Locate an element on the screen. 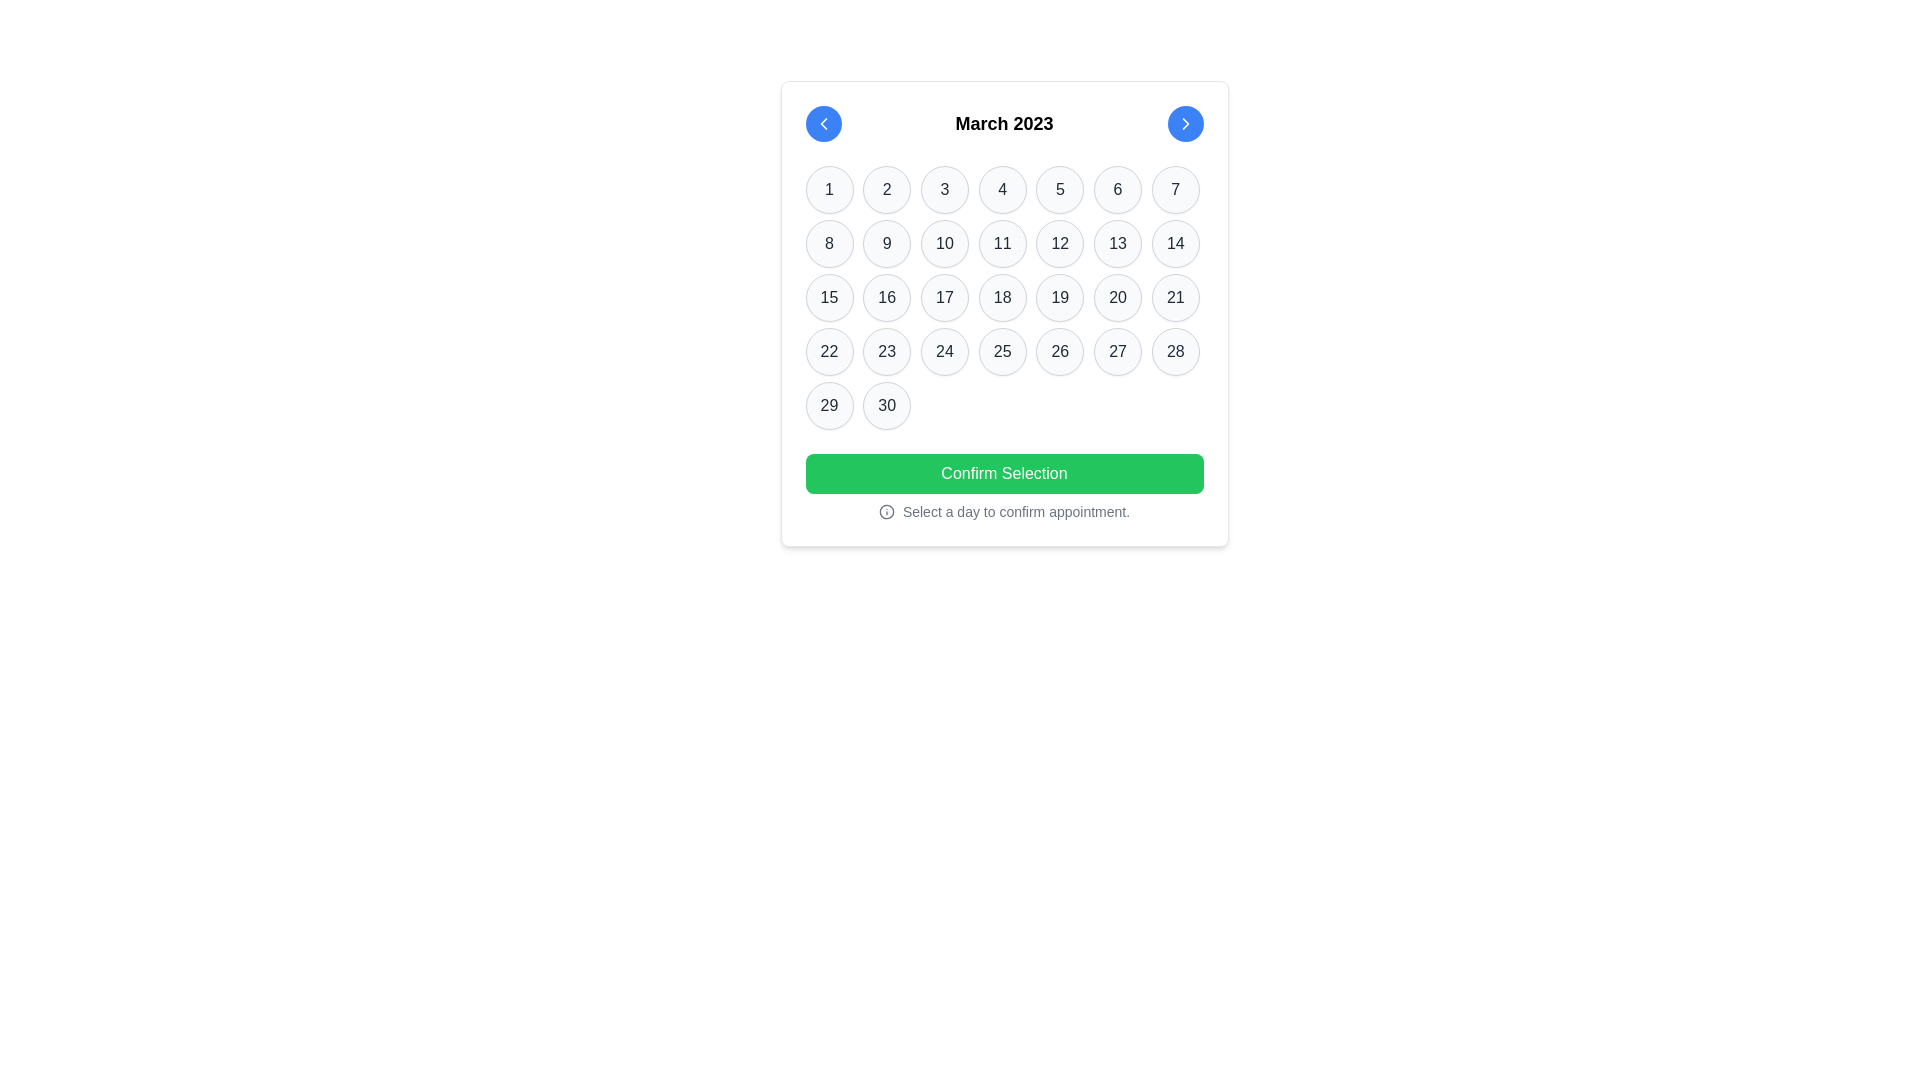 The width and height of the screenshot is (1920, 1080). the circular button labeled '6' in the calendar grid is located at coordinates (1117, 189).